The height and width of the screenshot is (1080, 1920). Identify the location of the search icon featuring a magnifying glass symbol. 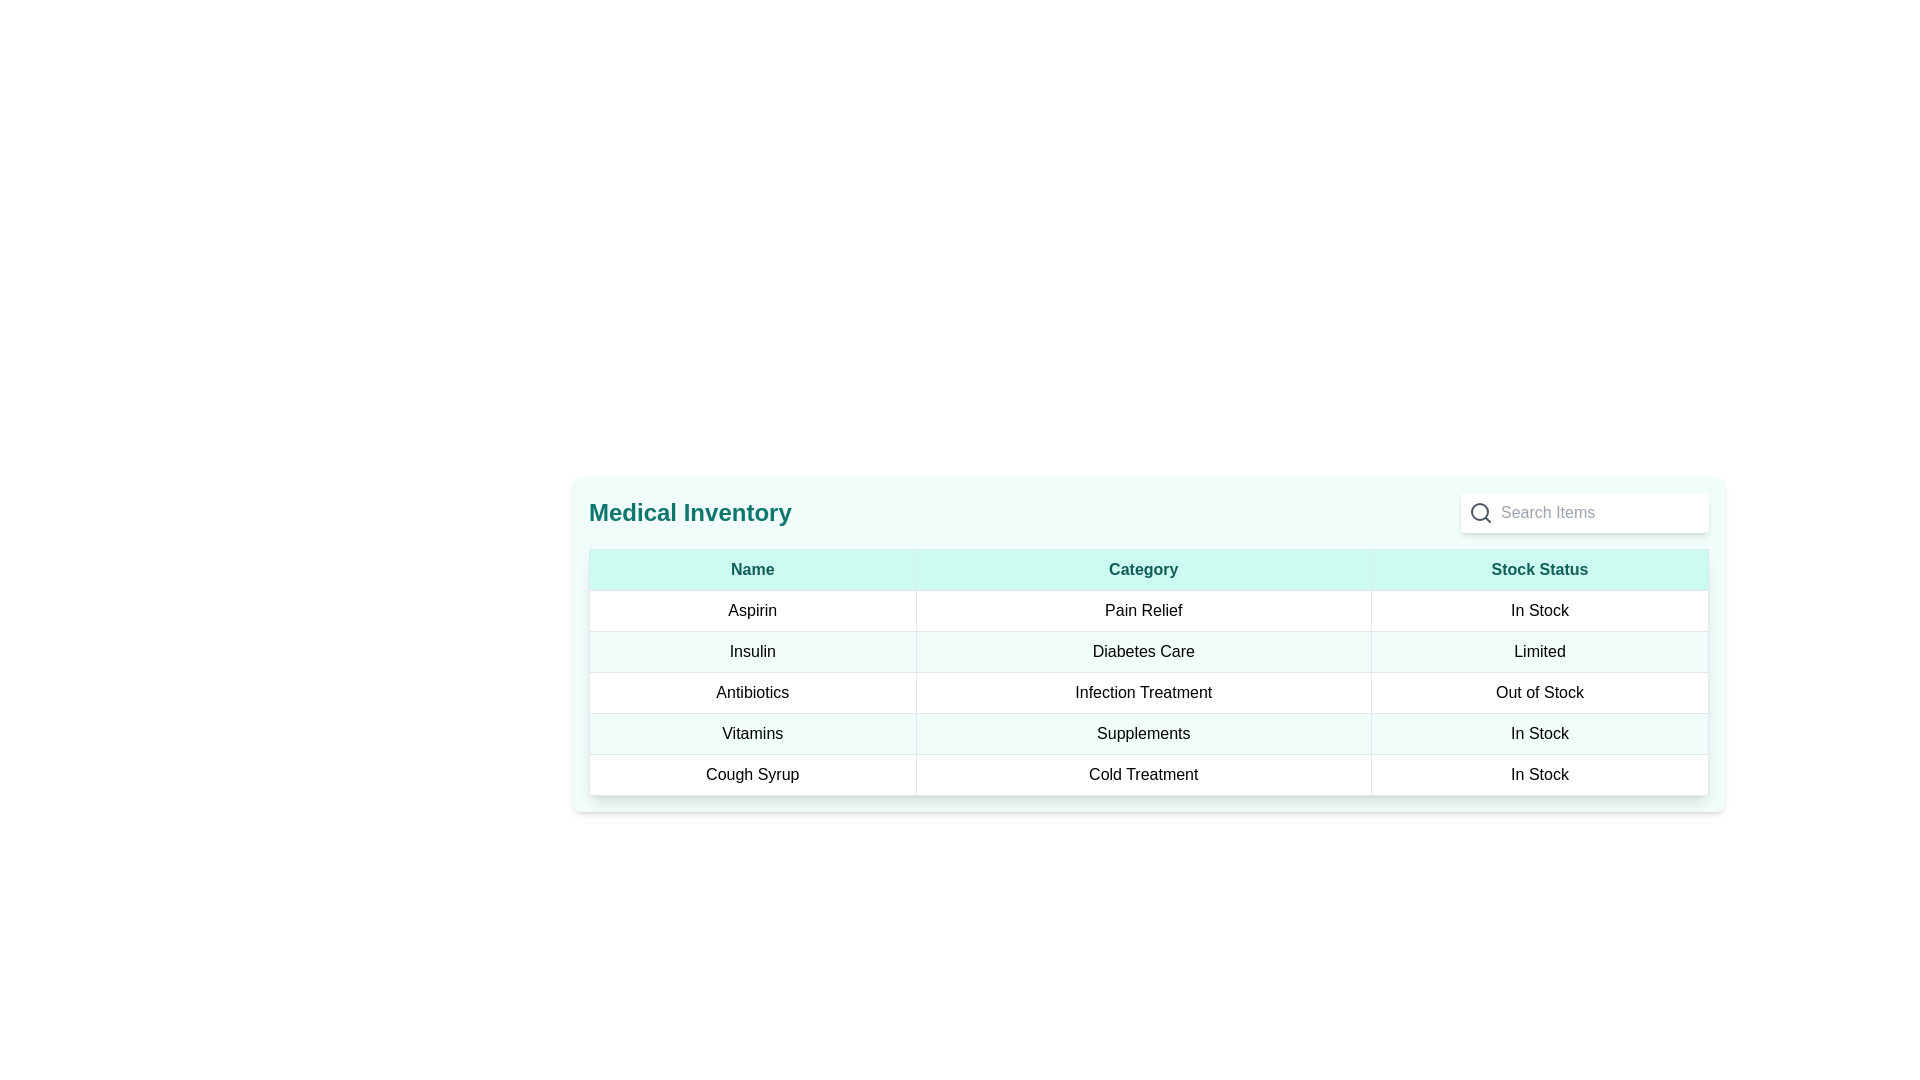
(1481, 512).